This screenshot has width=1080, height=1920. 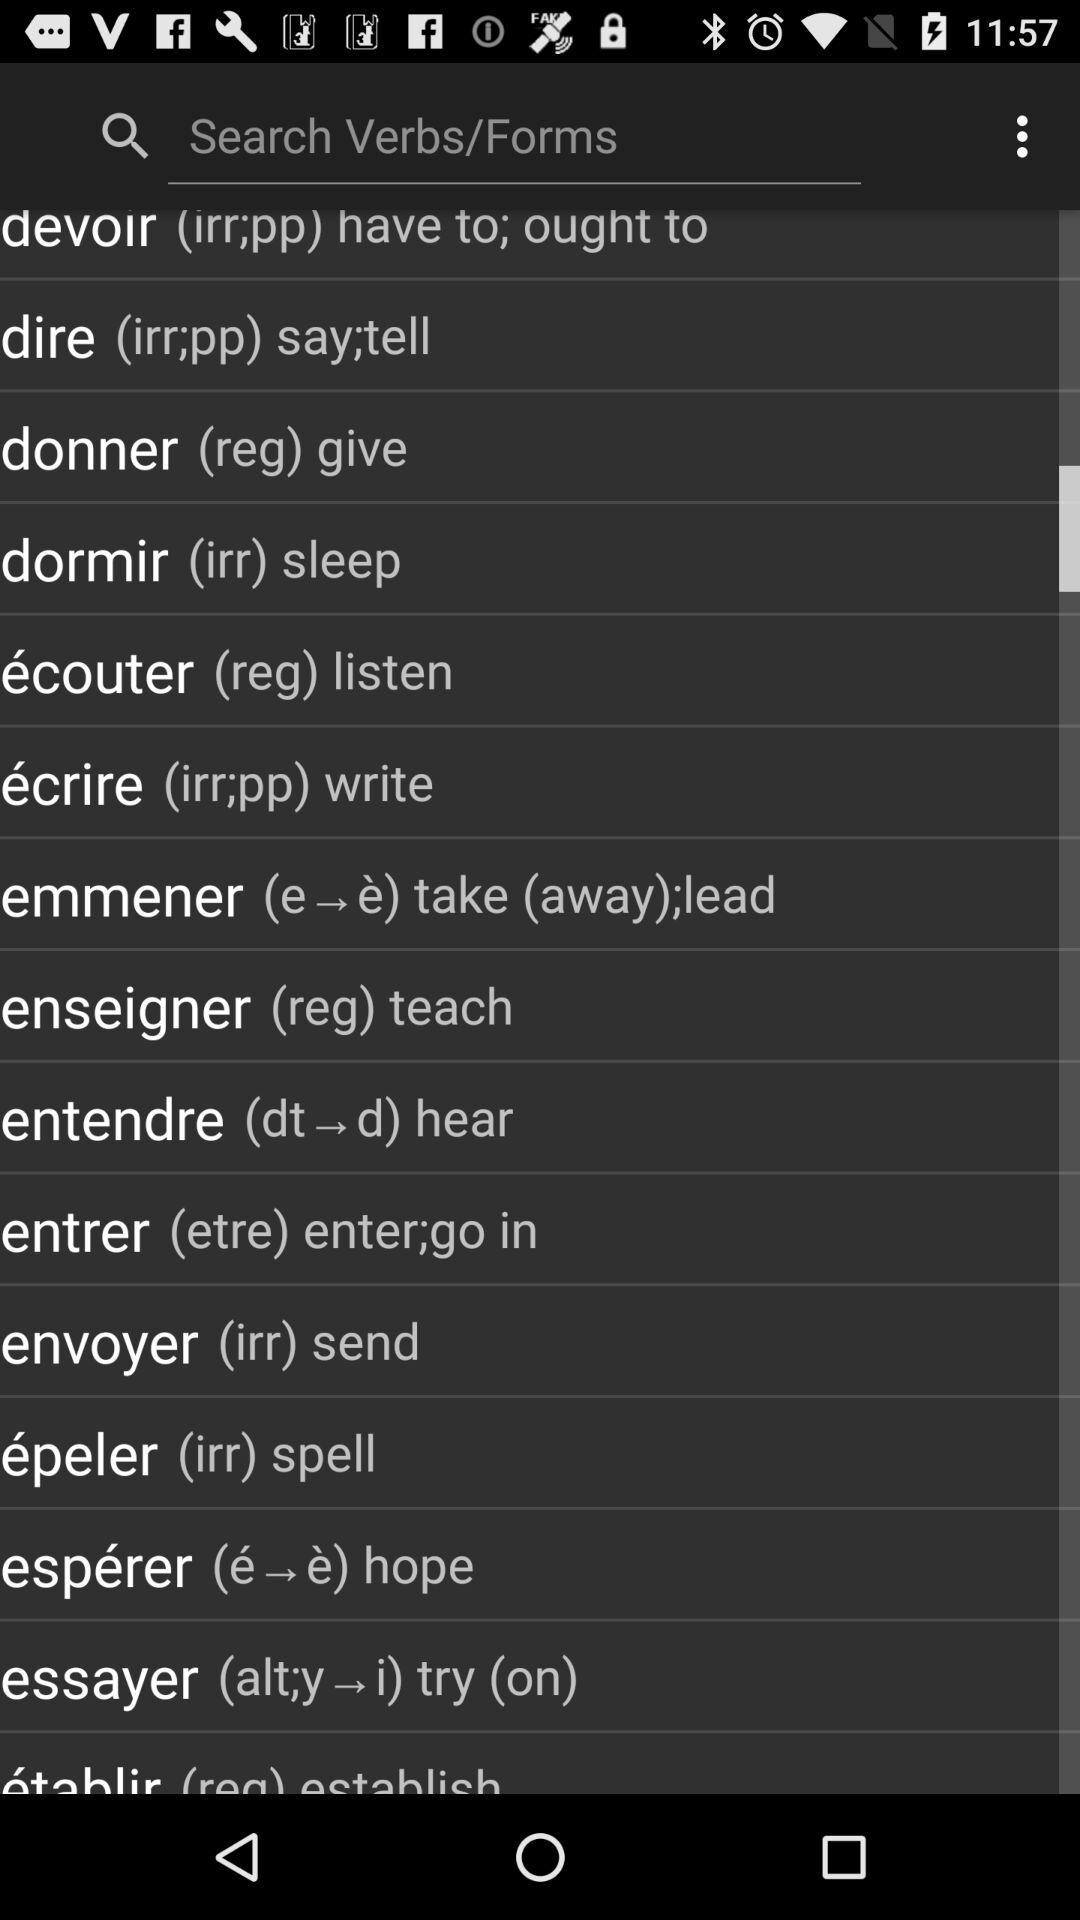 What do you see at coordinates (340, 1771) in the screenshot?
I see `icon below essayer` at bounding box center [340, 1771].